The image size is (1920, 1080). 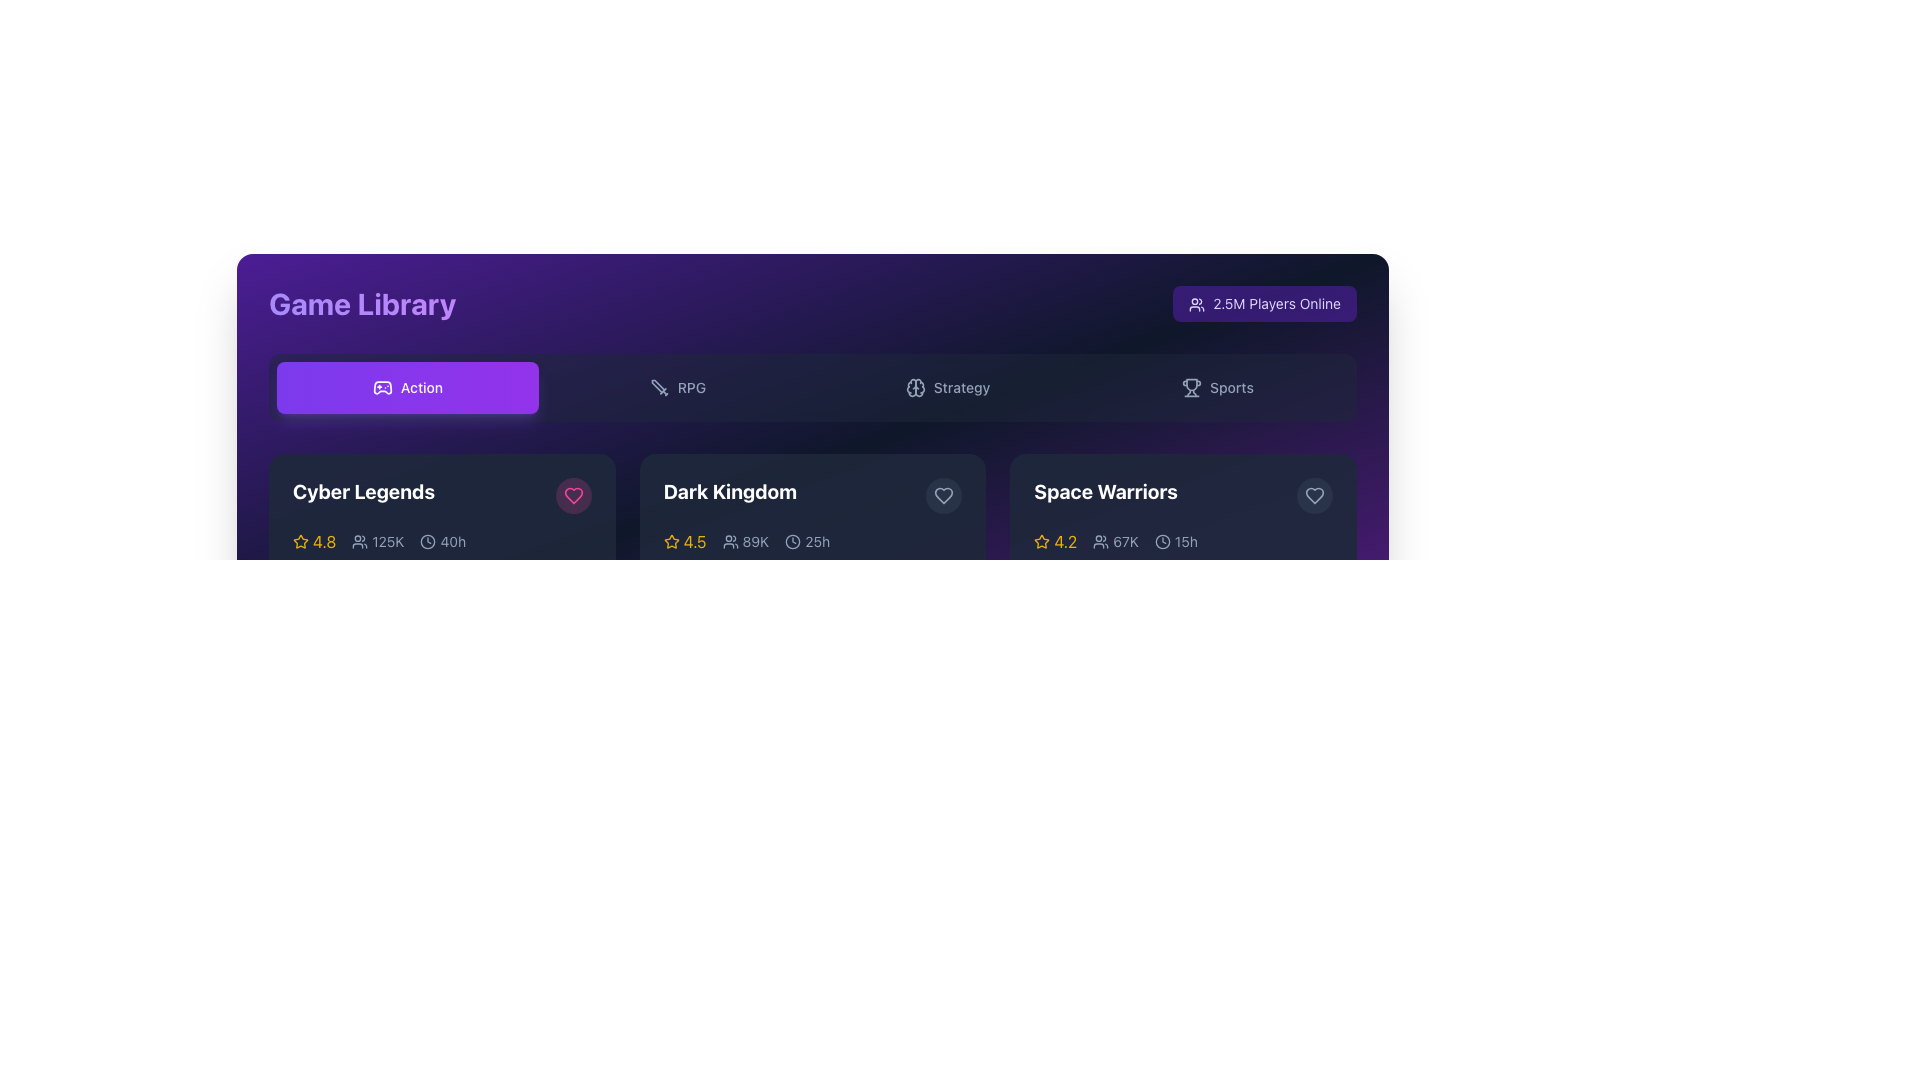 I want to click on the text and icon pair displaying '40h', which is located in the bottom row of the 'Cyber Legends' card, positioned after the user count '125K', so click(x=441, y=542).